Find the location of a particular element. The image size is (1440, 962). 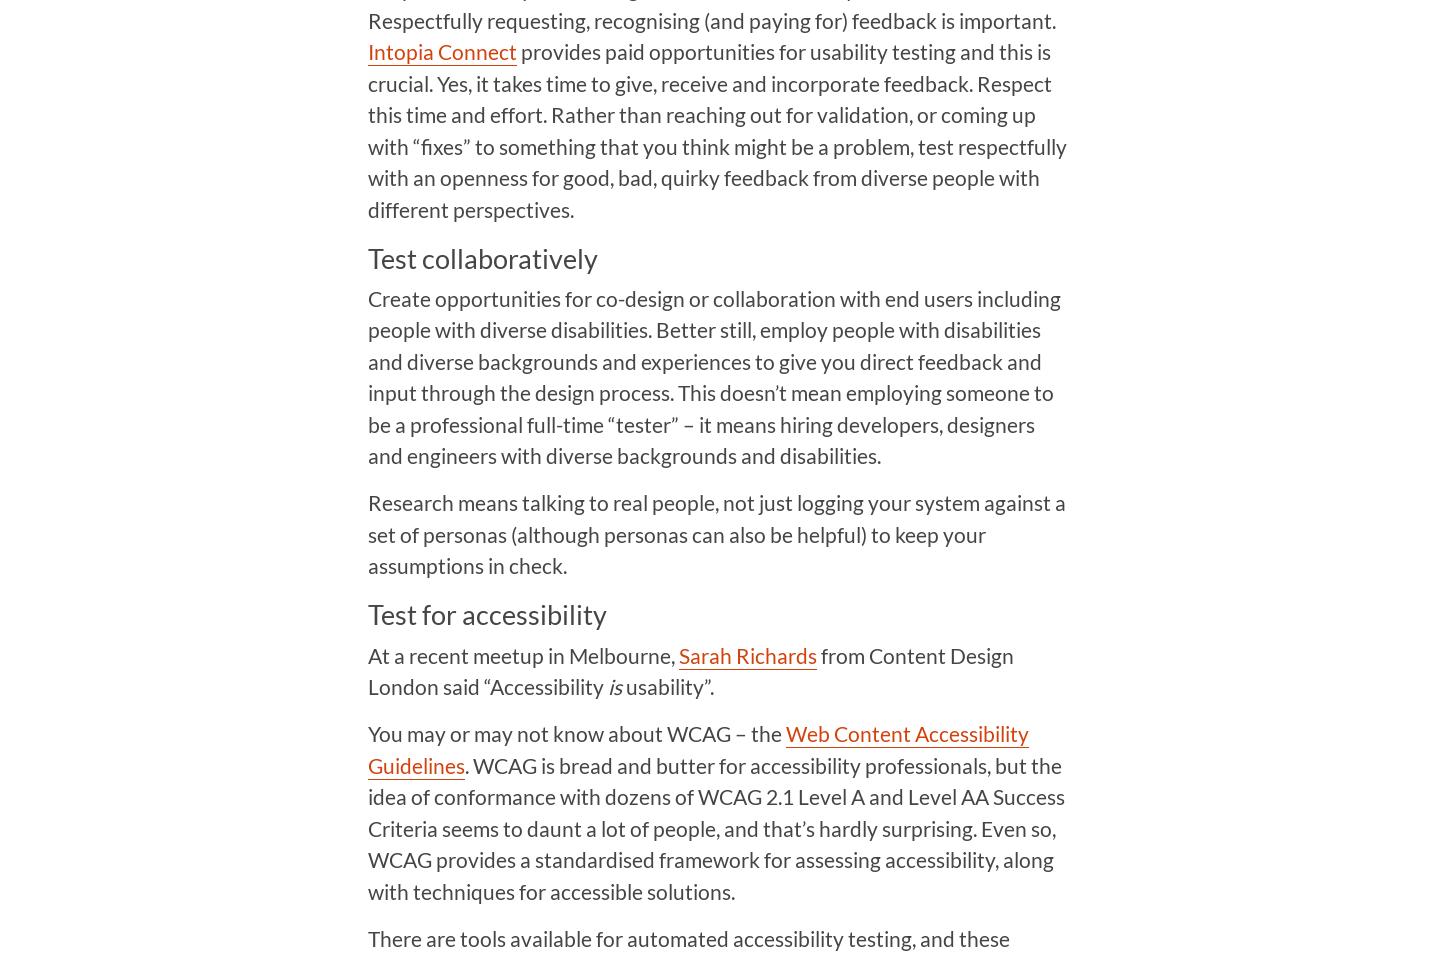

'At a recent meetup in Melbourne,' is located at coordinates (366, 654).